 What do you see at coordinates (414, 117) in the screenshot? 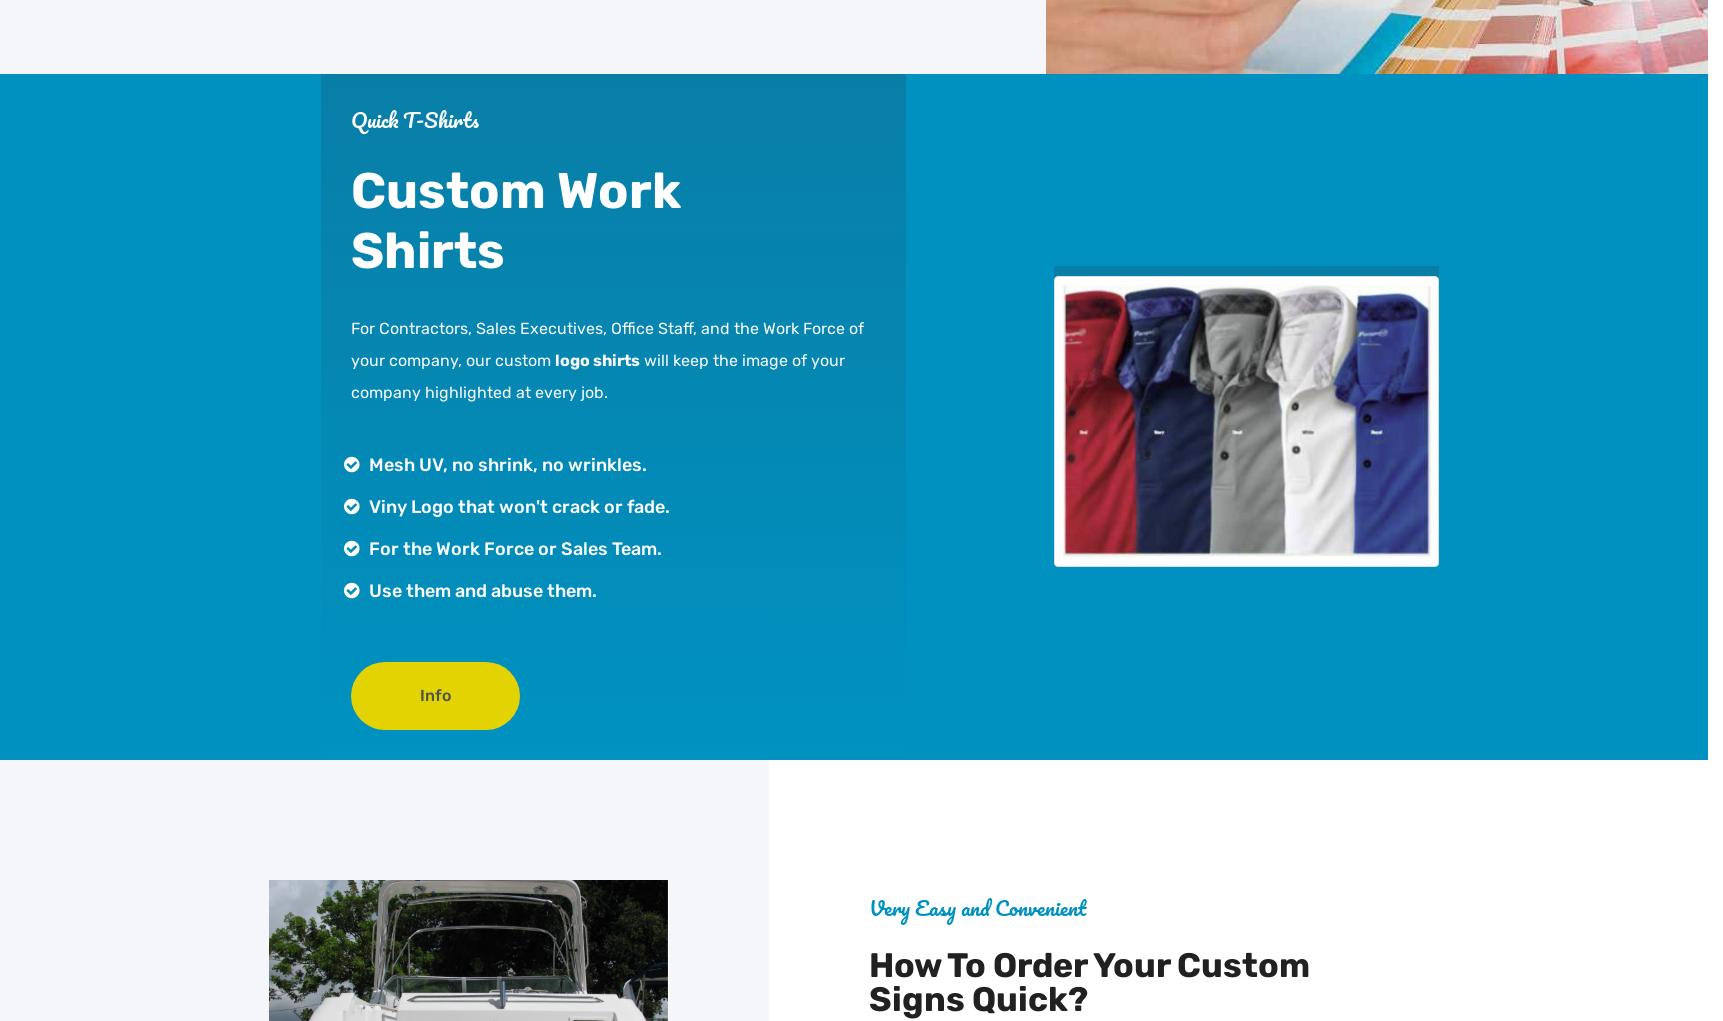
I see `'Quick T-Shirts'` at bounding box center [414, 117].